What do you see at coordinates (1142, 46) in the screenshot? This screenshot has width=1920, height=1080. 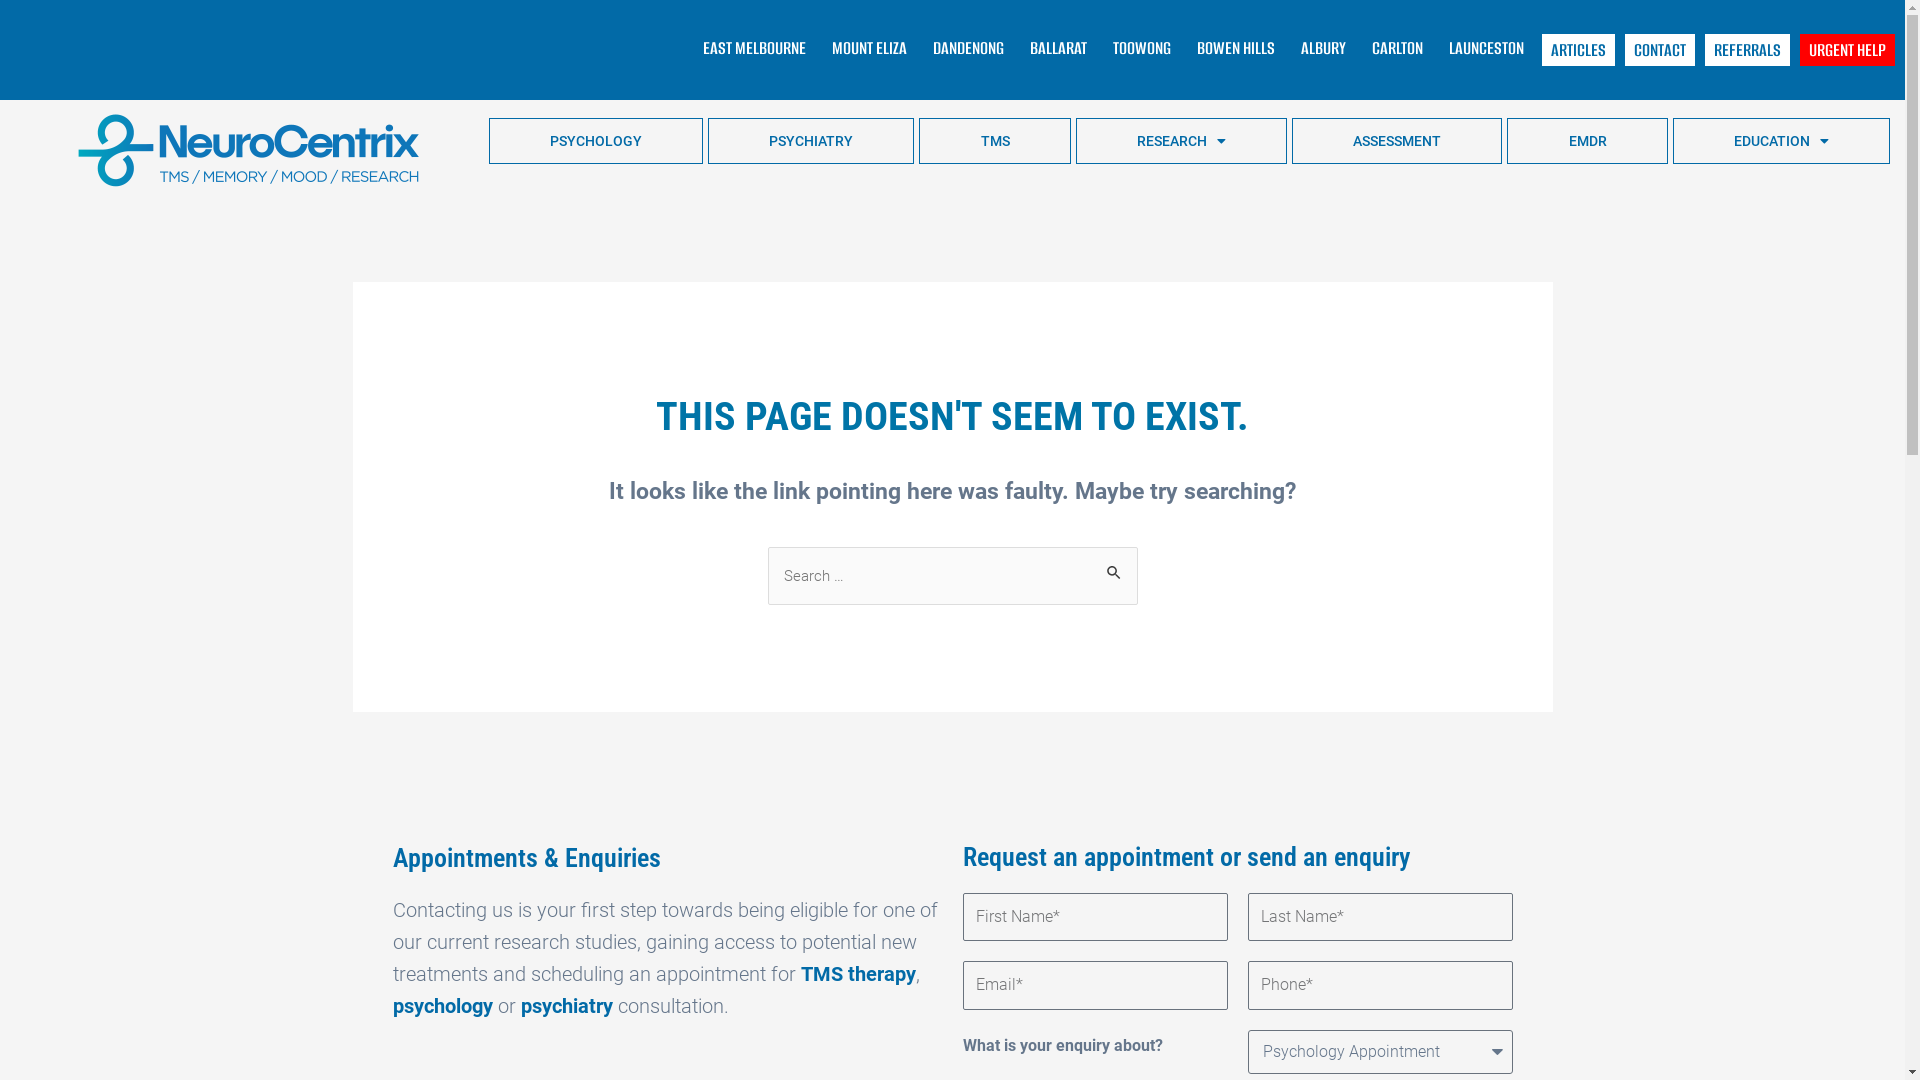 I see `'TOOWONG'` at bounding box center [1142, 46].